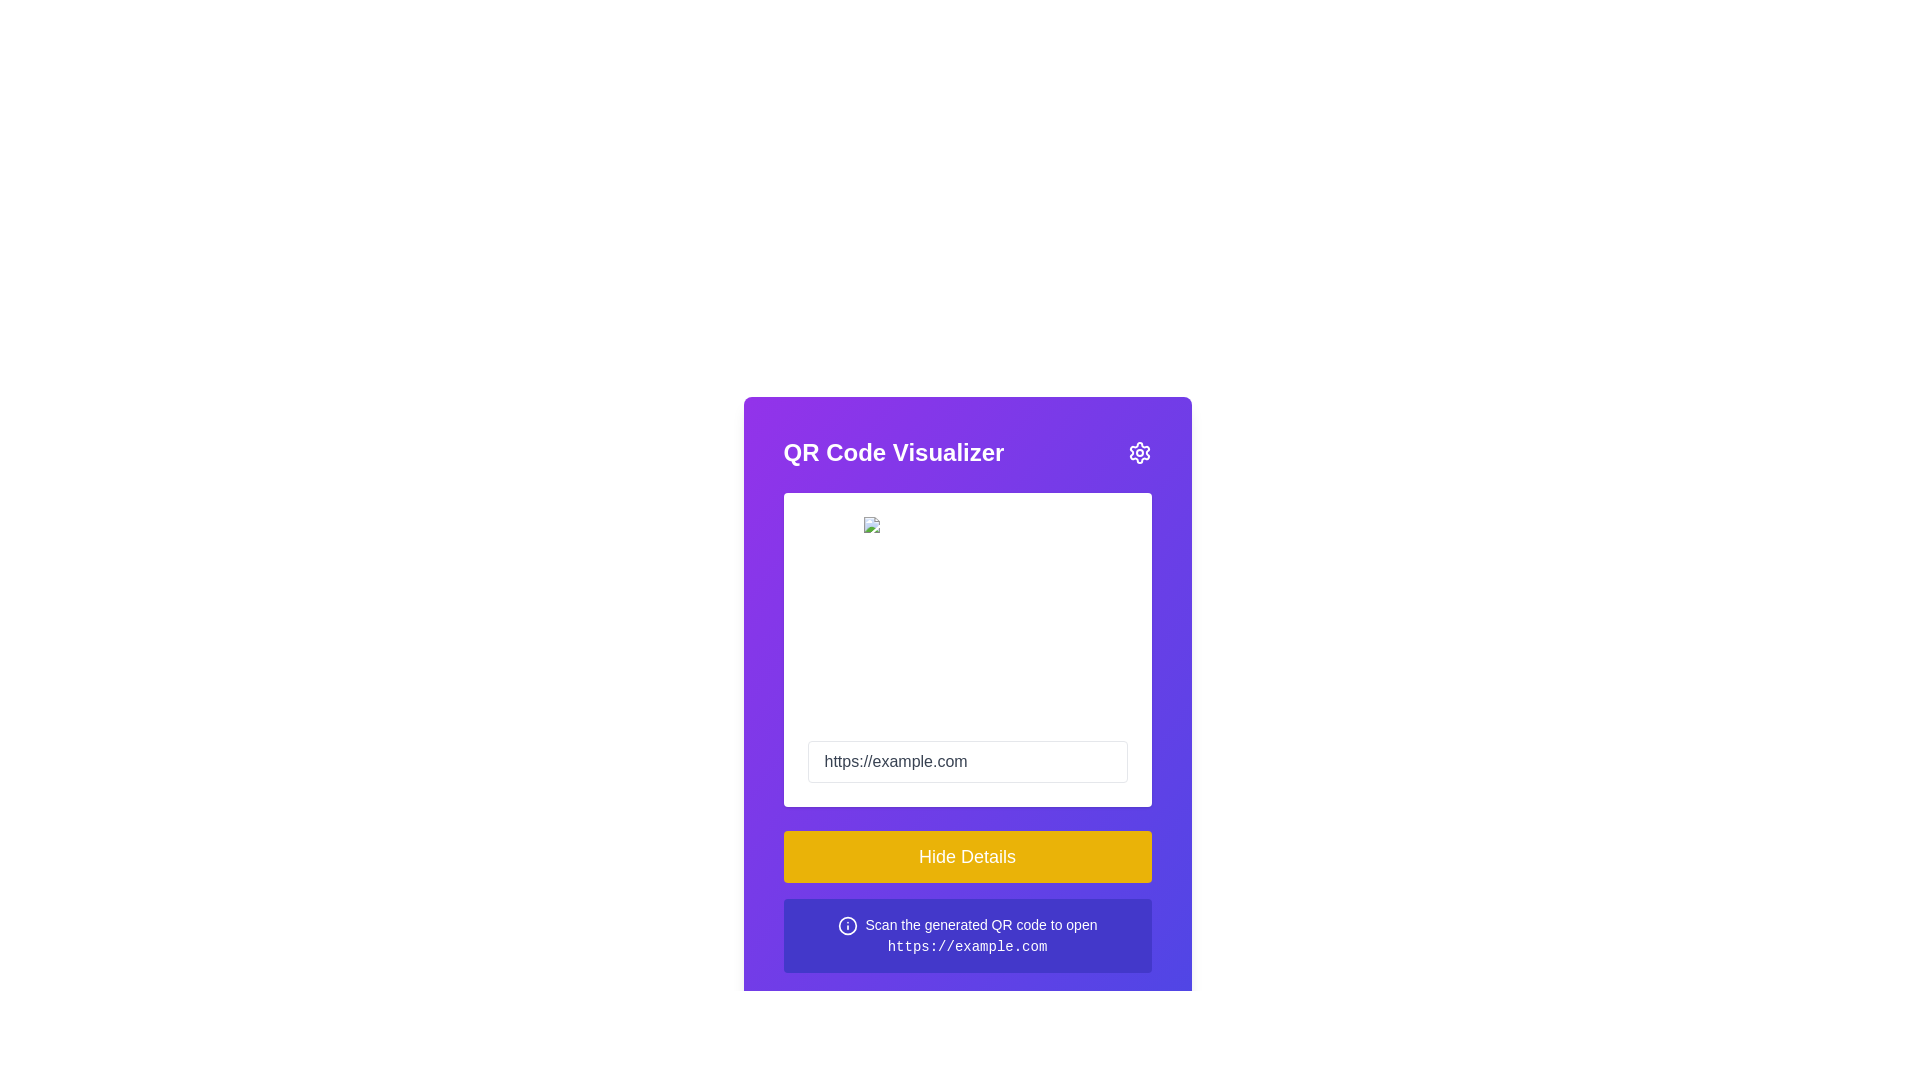 Image resolution: width=1920 pixels, height=1080 pixels. I want to click on the center of the cogwheel icon located in the upper-right corner of the 'QR Code Visualizer' card, so click(1139, 452).